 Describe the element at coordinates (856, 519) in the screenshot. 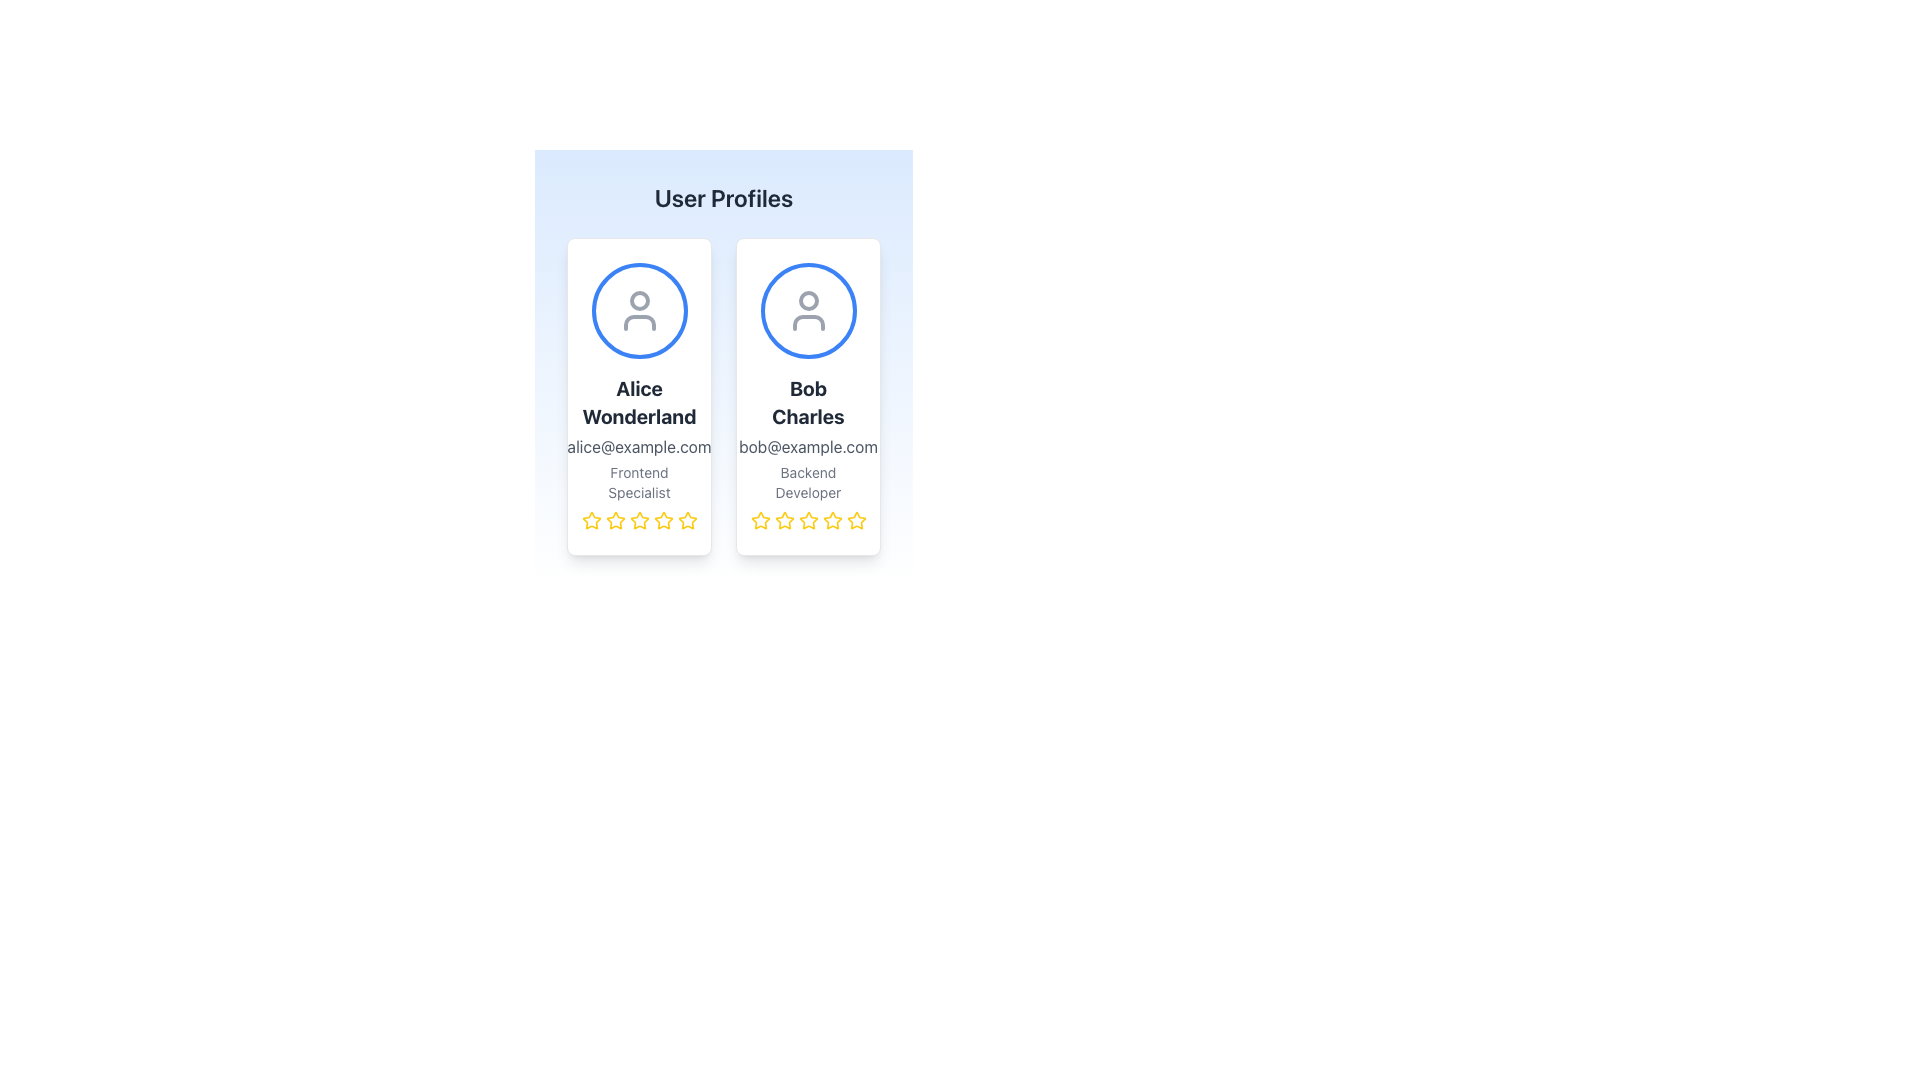

I see `the fifth star icon in the rating system for user profile 'Bob Charles', which has a yellow outline and a hollow center` at that location.